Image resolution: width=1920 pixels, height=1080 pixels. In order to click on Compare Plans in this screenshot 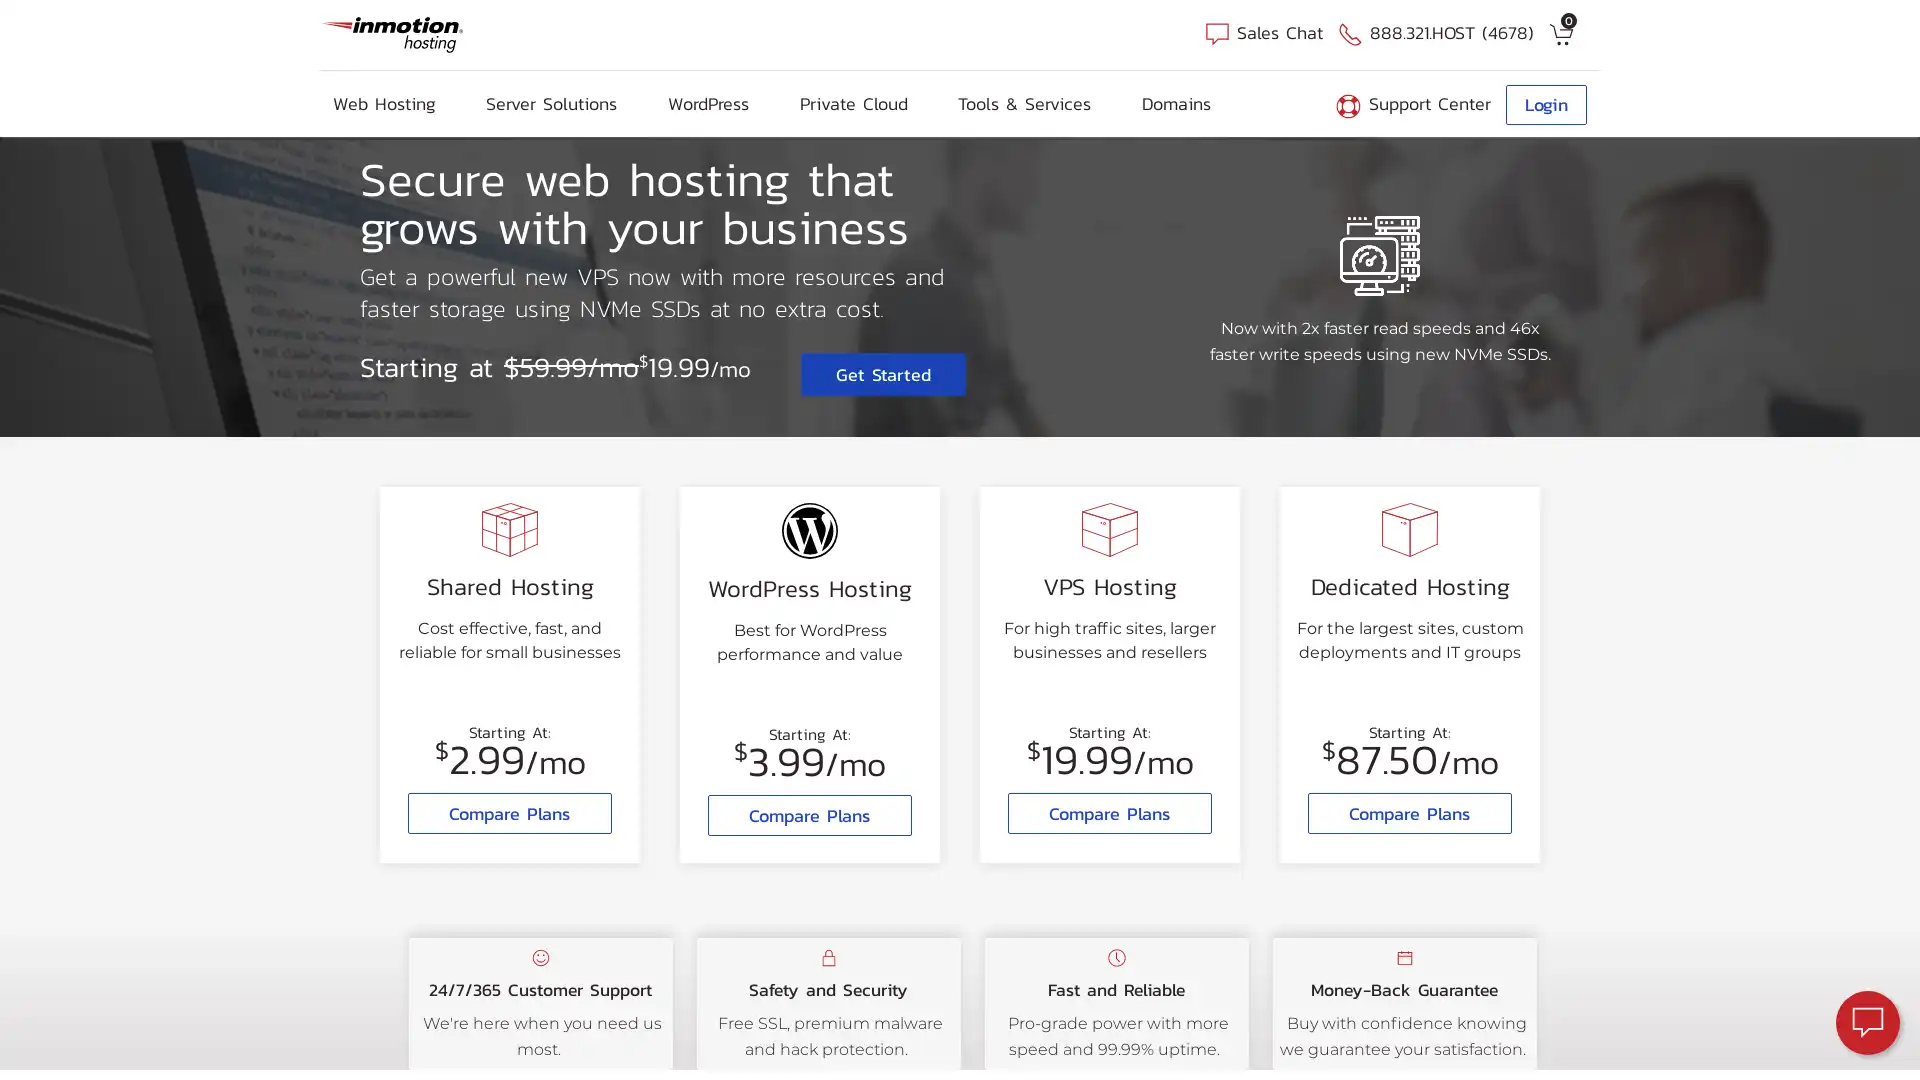, I will do `click(509, 813)`.